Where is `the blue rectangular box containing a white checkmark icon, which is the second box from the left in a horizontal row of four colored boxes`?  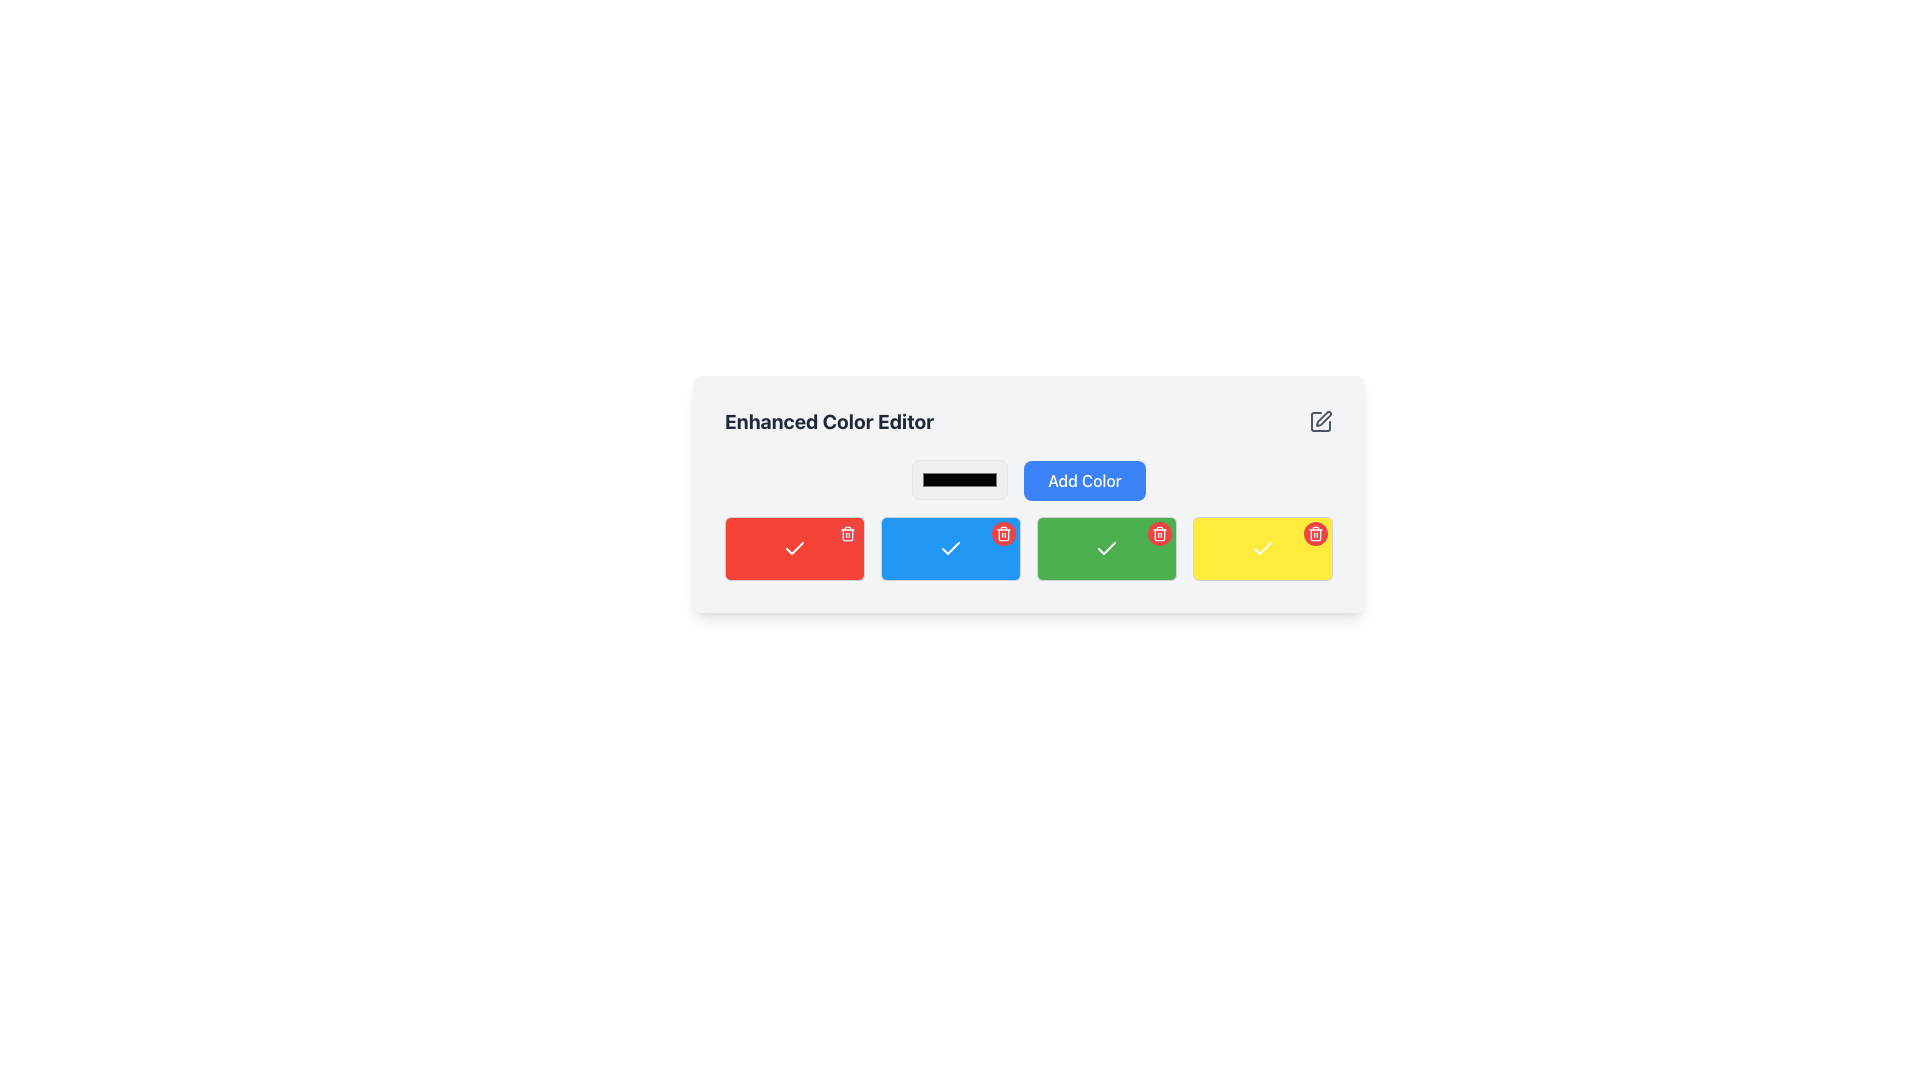
the blue rectangular box containing a white checkmark icon, which is the second box from the left in a horizontal row of four colored boxes is located at coordinates (949, 548).